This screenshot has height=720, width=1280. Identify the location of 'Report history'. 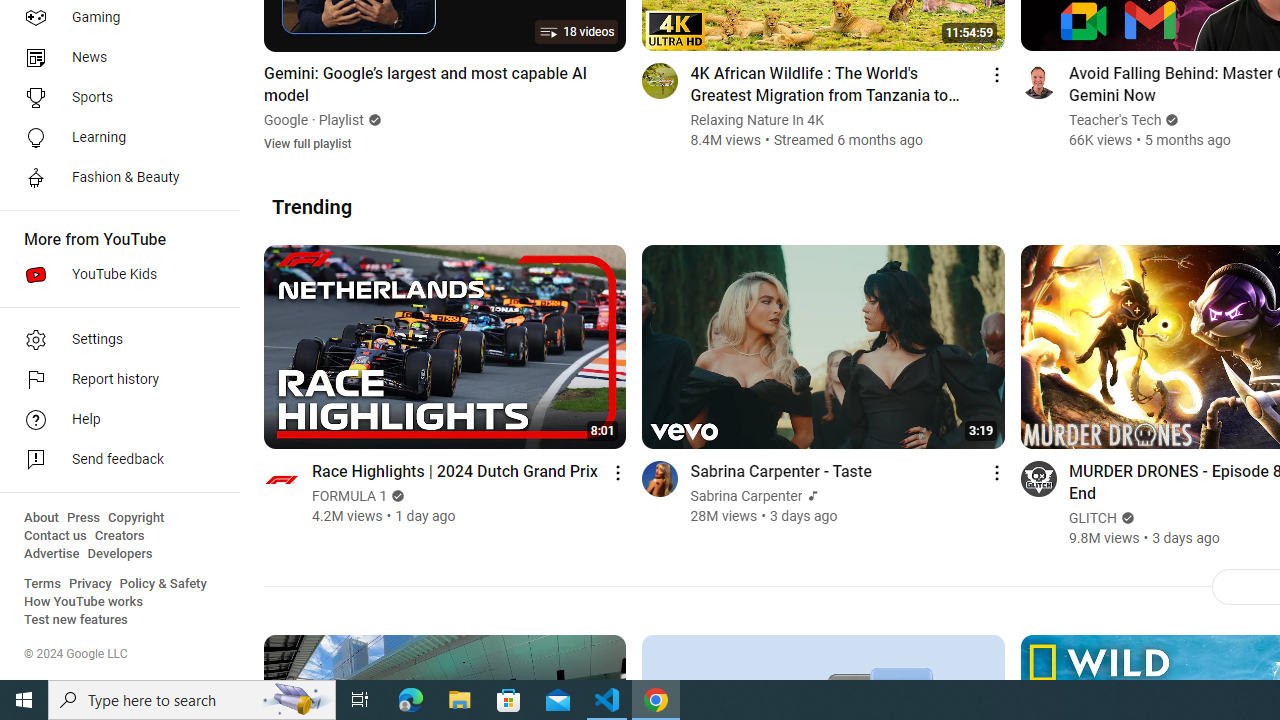
(112, 380).